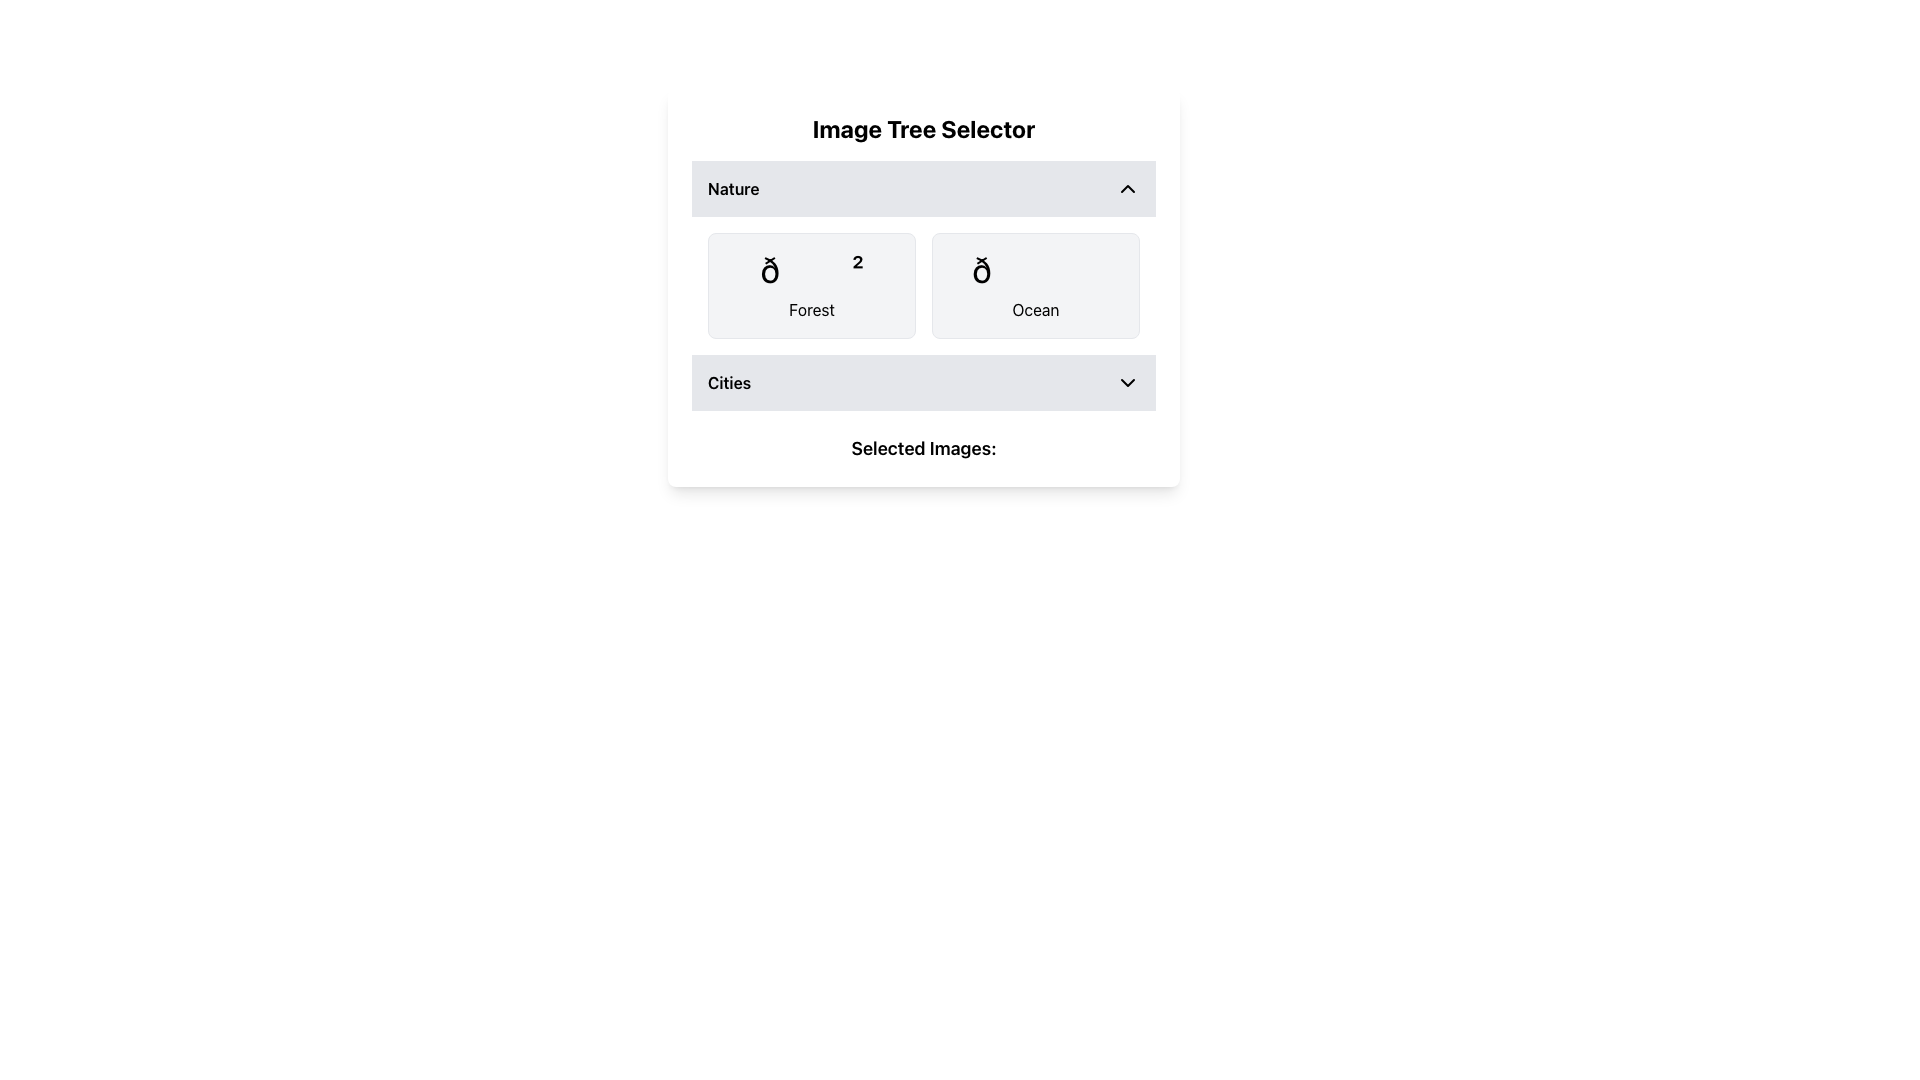  What do you see at coordinates (923, 382) in the screenshot?
I see `the Dropdown Trigger element labeled 'Cities'` at bounding box center [923, 382].